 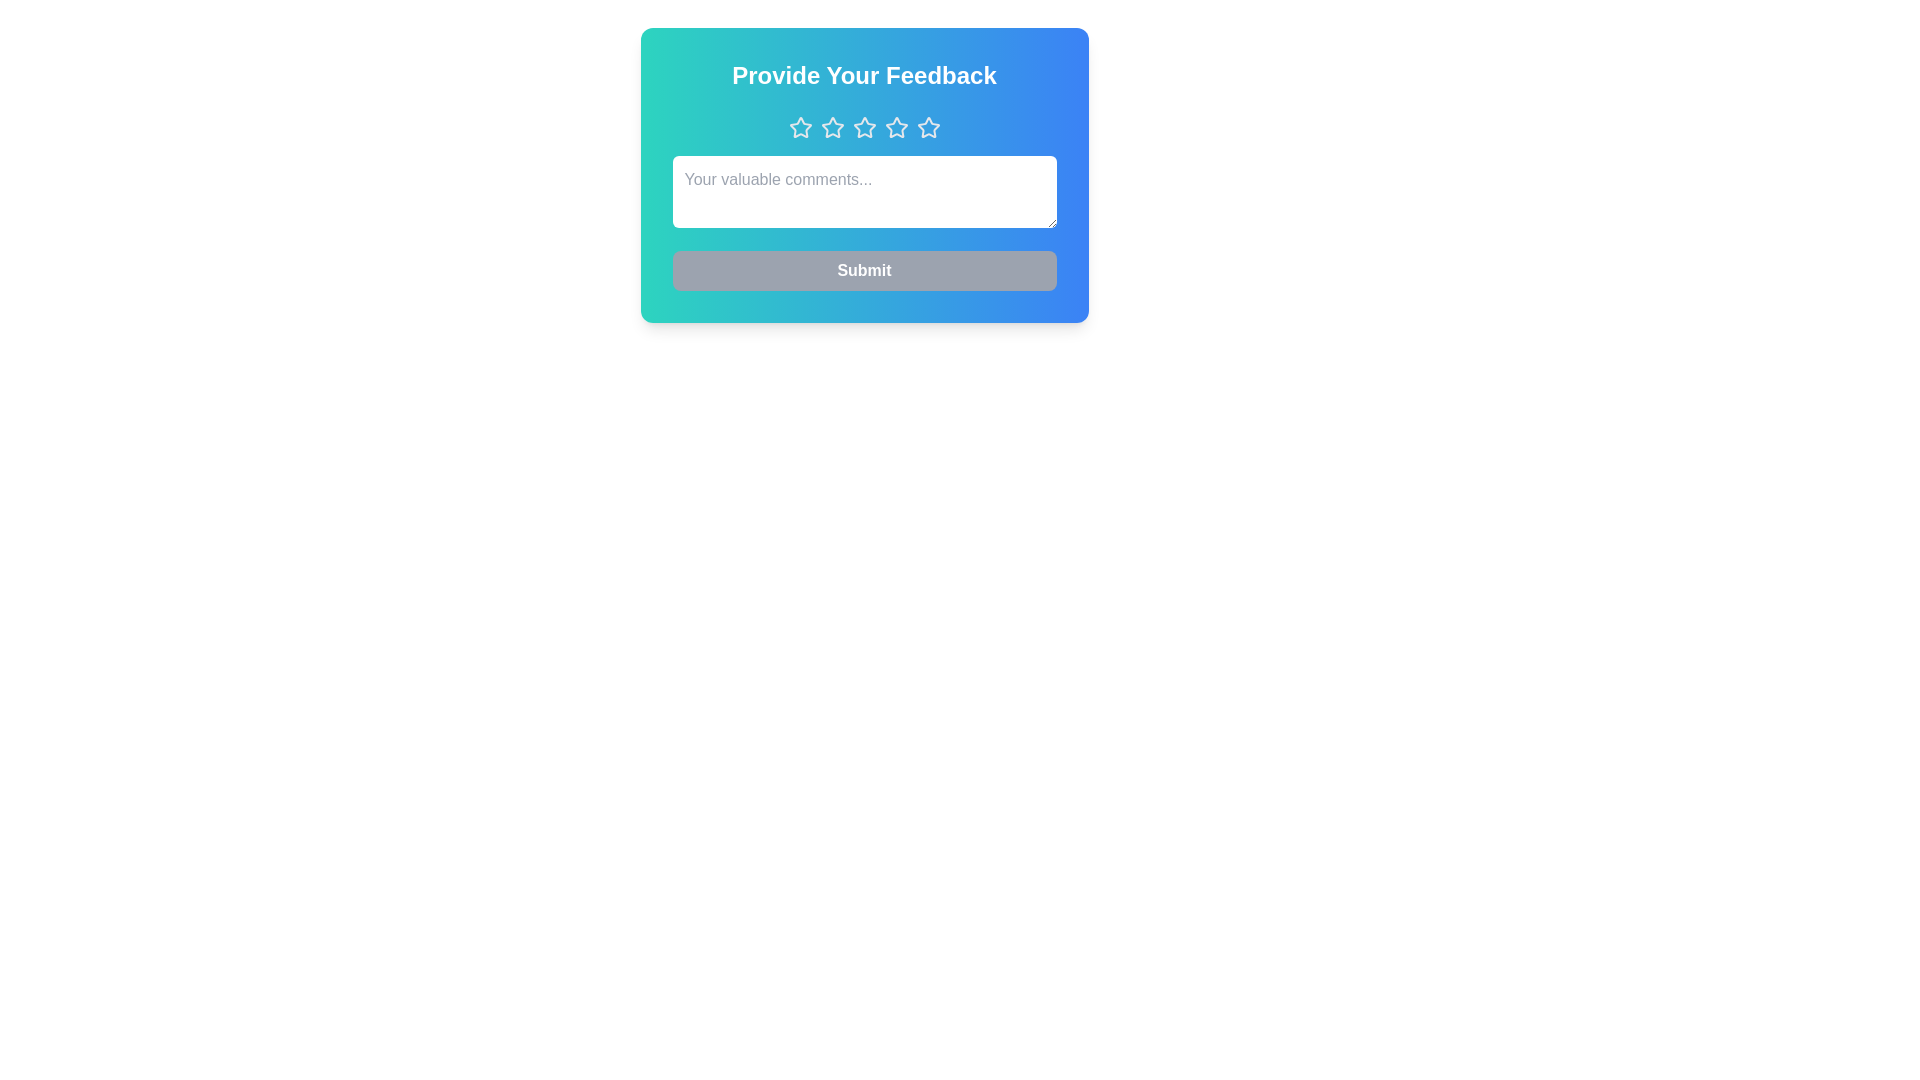 What do you see at coordinates (832, 127) in the screenshot?
I see `the star button corresponding to the desired rating 2` at bounding box center [832, 127].